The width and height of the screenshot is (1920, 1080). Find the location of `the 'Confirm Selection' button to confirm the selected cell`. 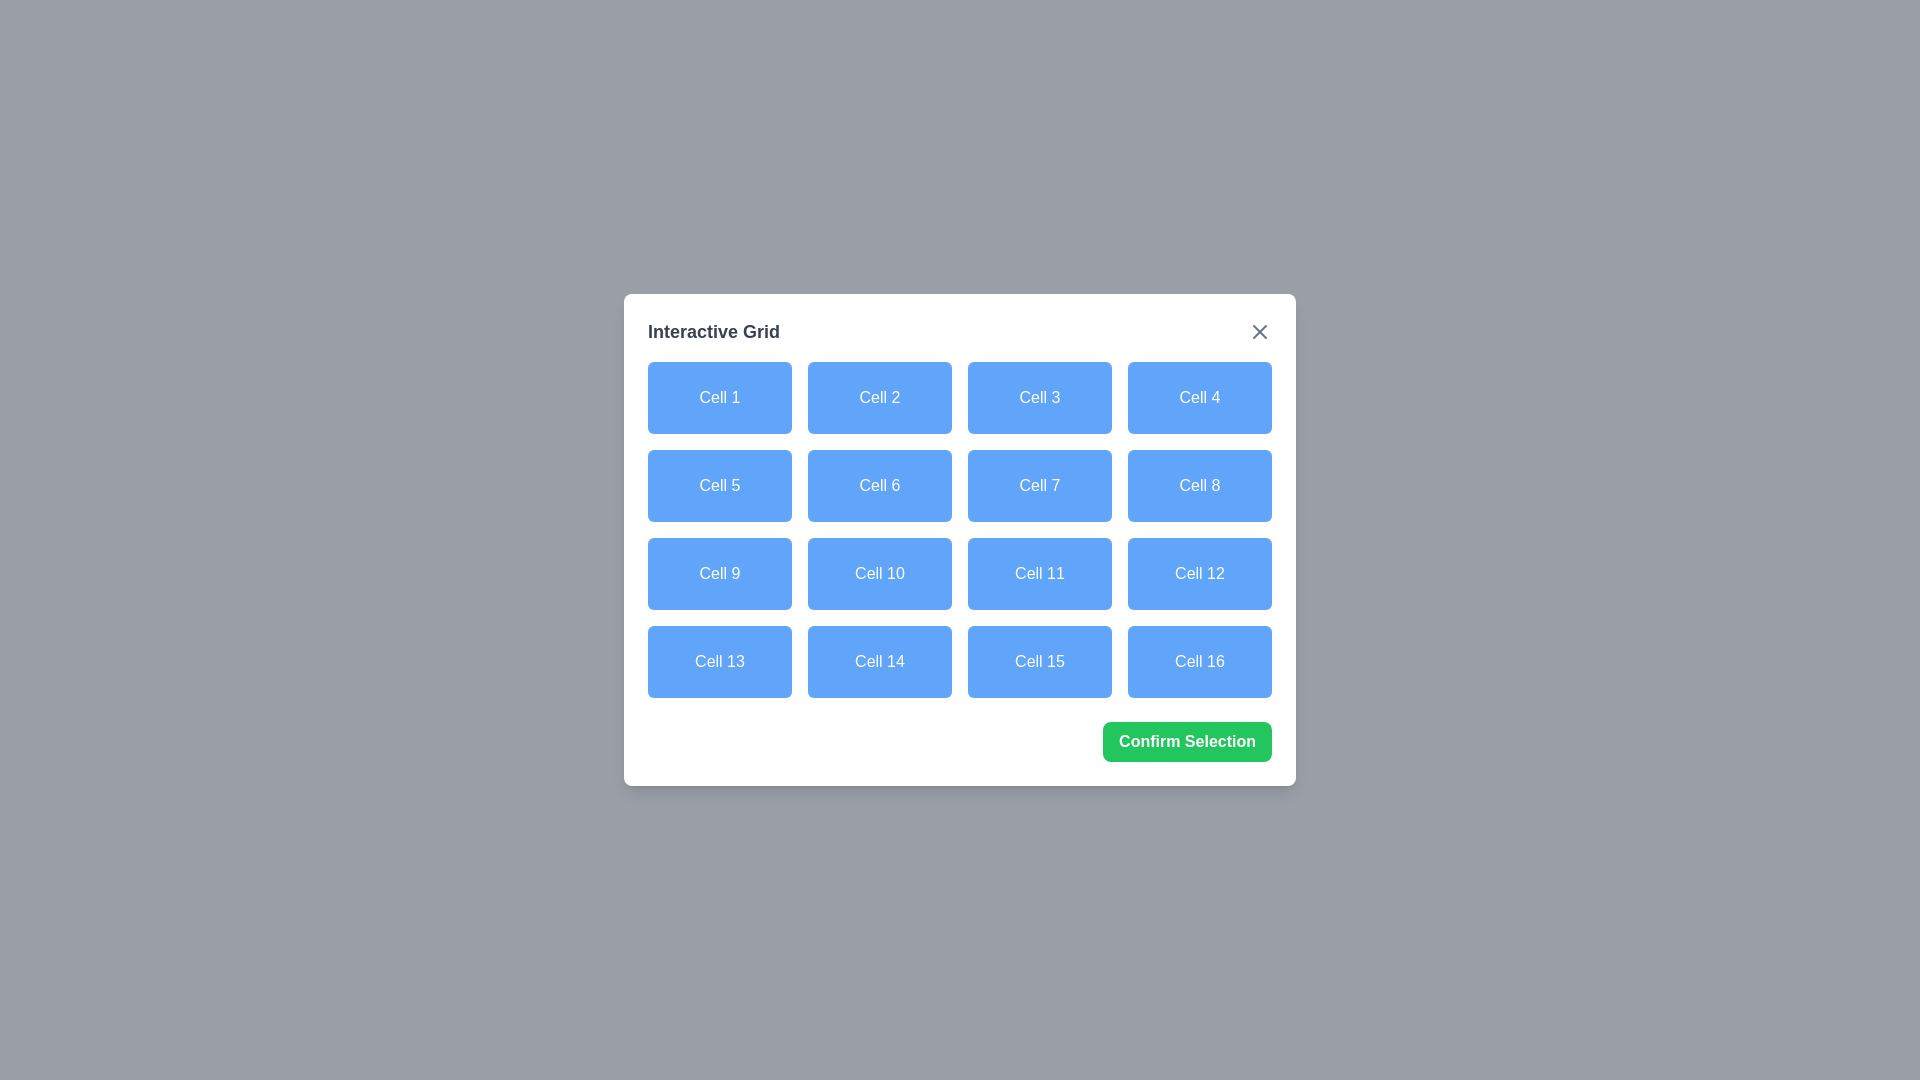

the 'Confirm Selection' button to confirm the selected cell is located at coordinates (1186, 741).